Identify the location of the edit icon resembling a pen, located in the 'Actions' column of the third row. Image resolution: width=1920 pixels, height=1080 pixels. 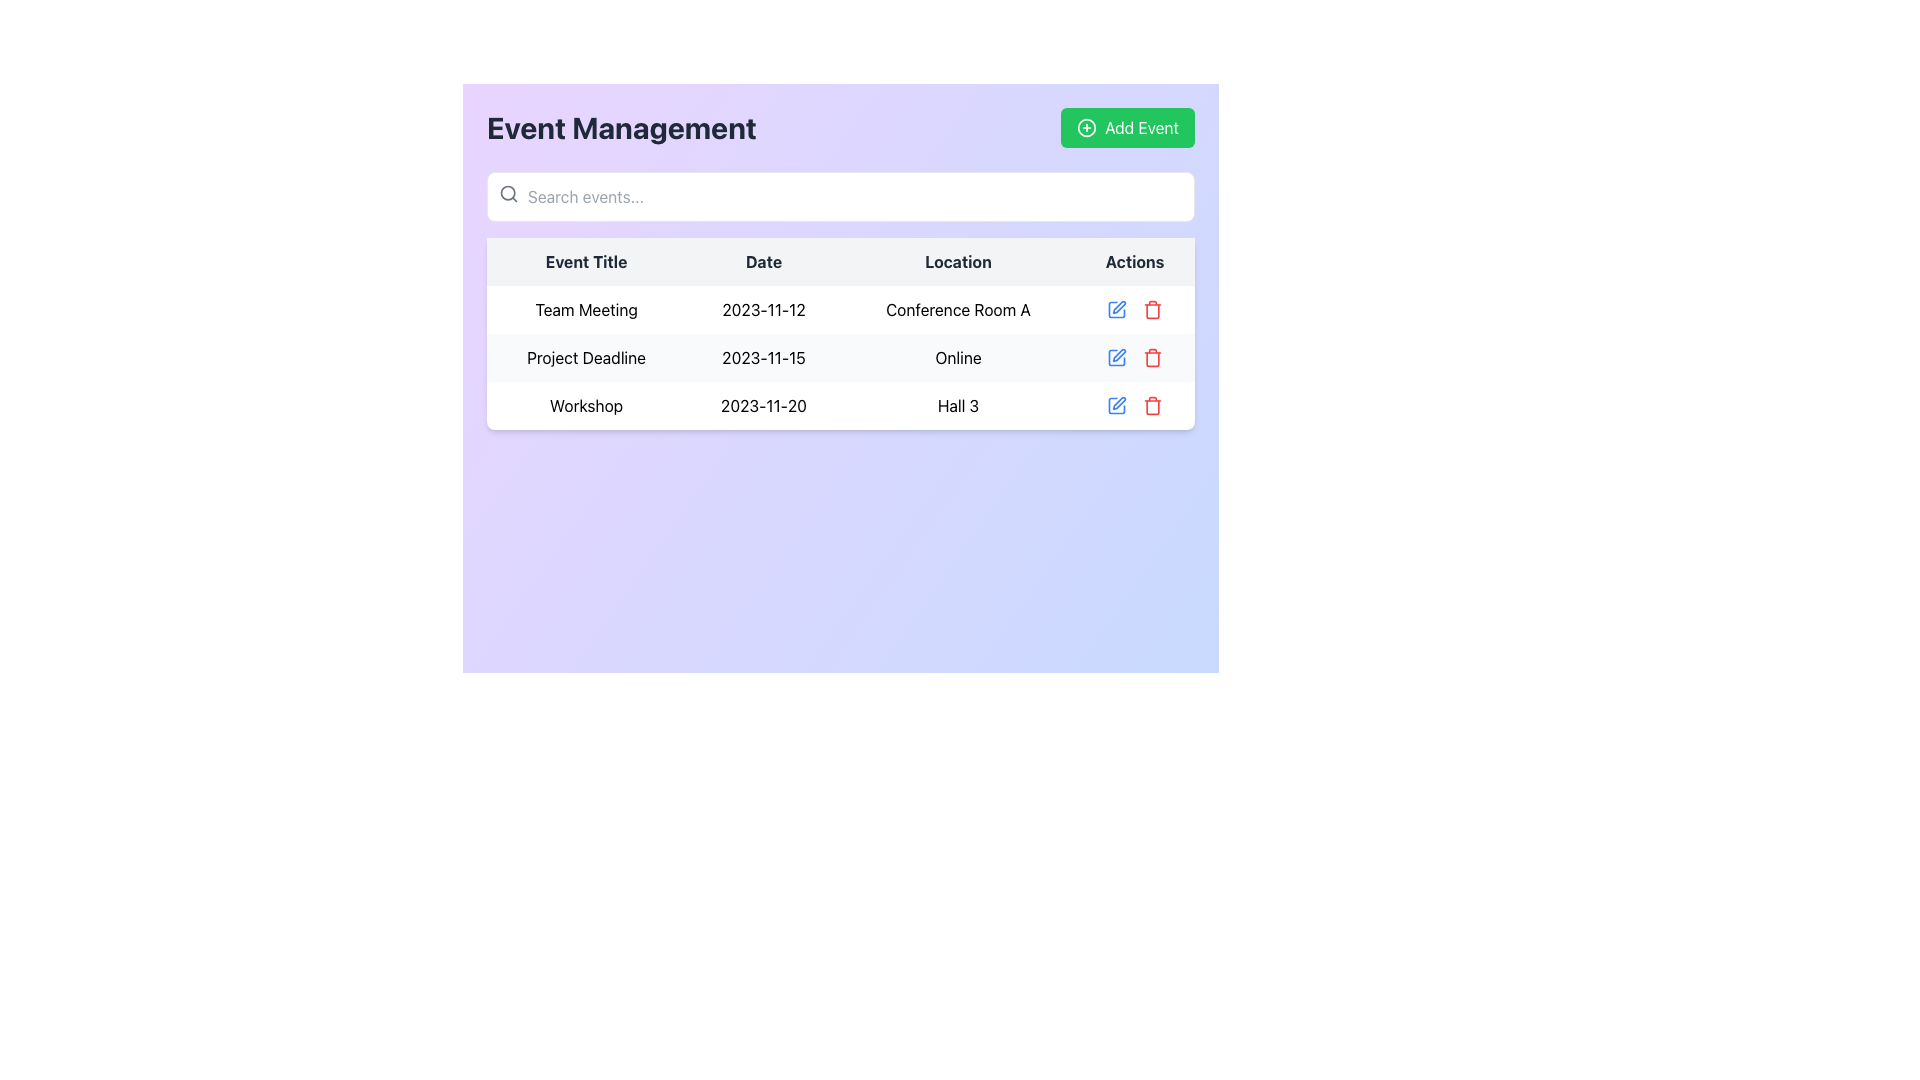
(1117, 402).